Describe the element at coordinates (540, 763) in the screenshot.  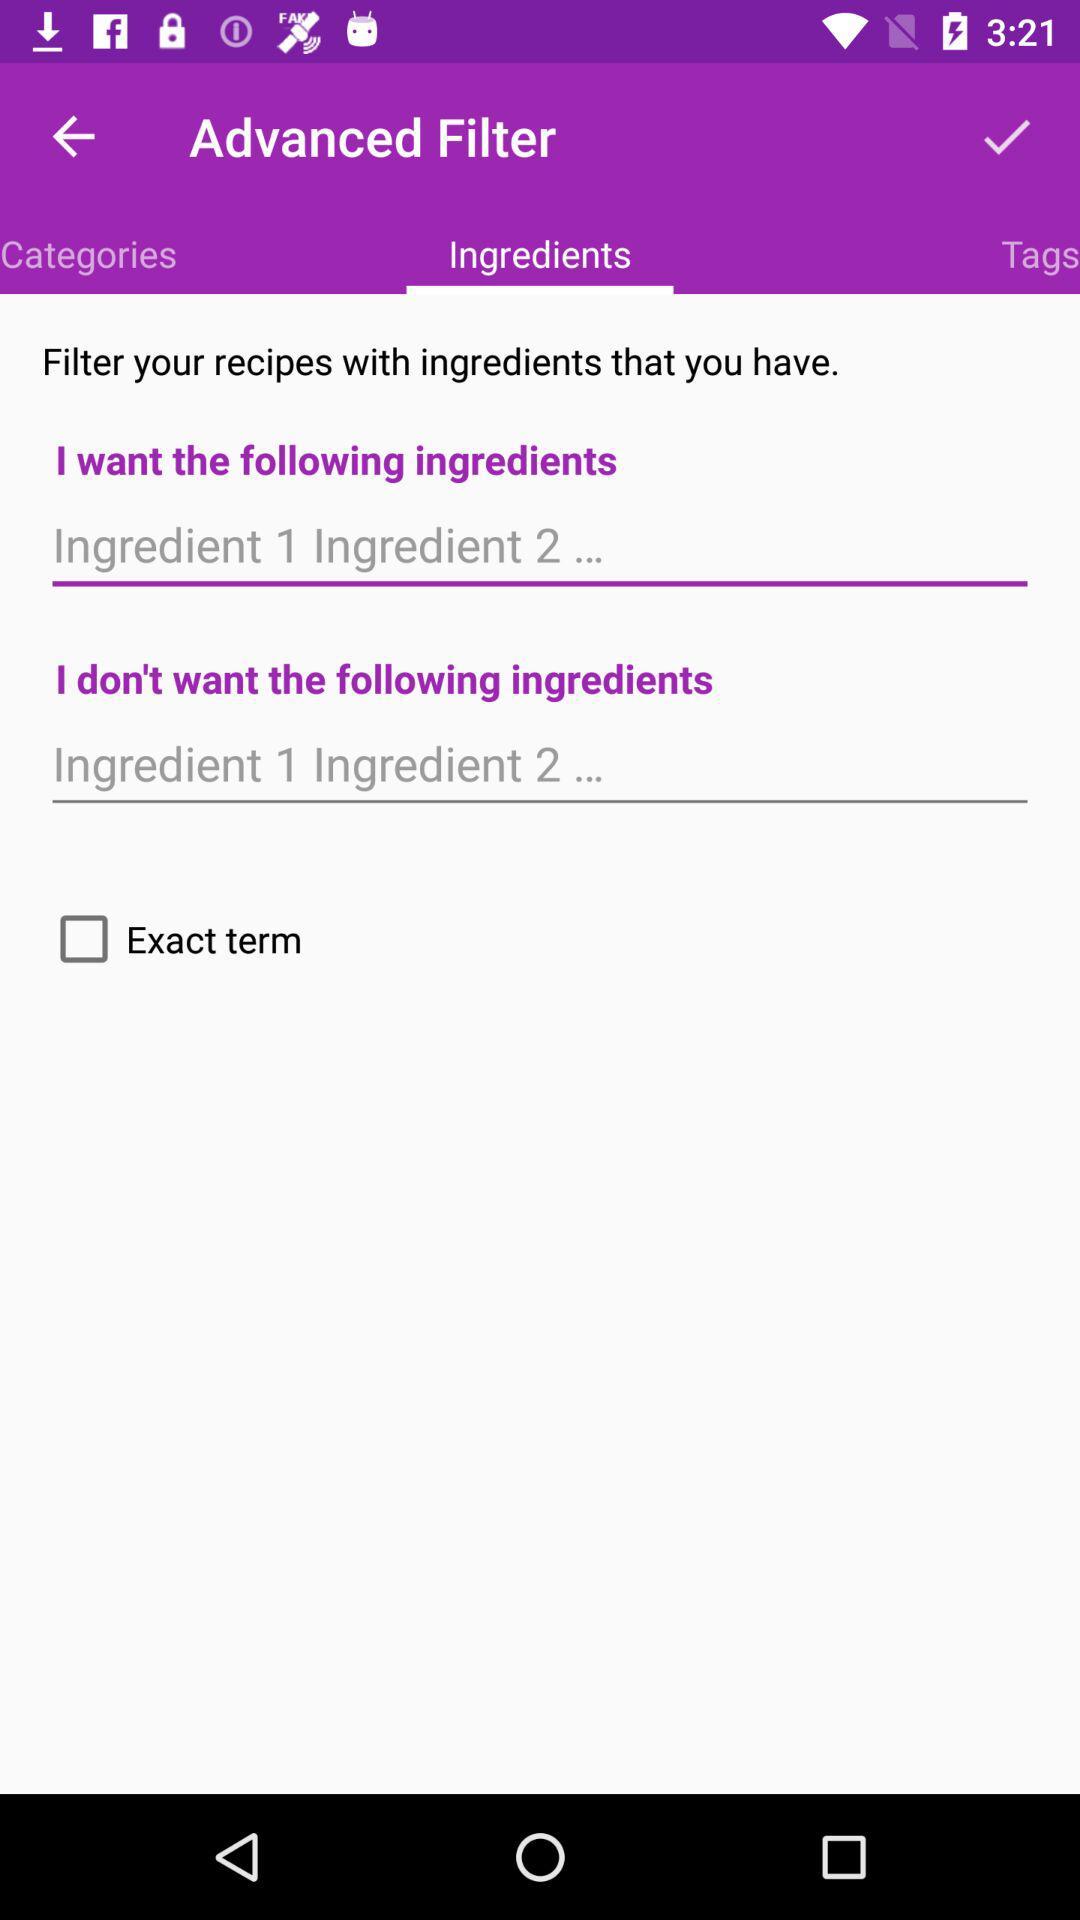
I see `exclude ingredient textbox` at that location.